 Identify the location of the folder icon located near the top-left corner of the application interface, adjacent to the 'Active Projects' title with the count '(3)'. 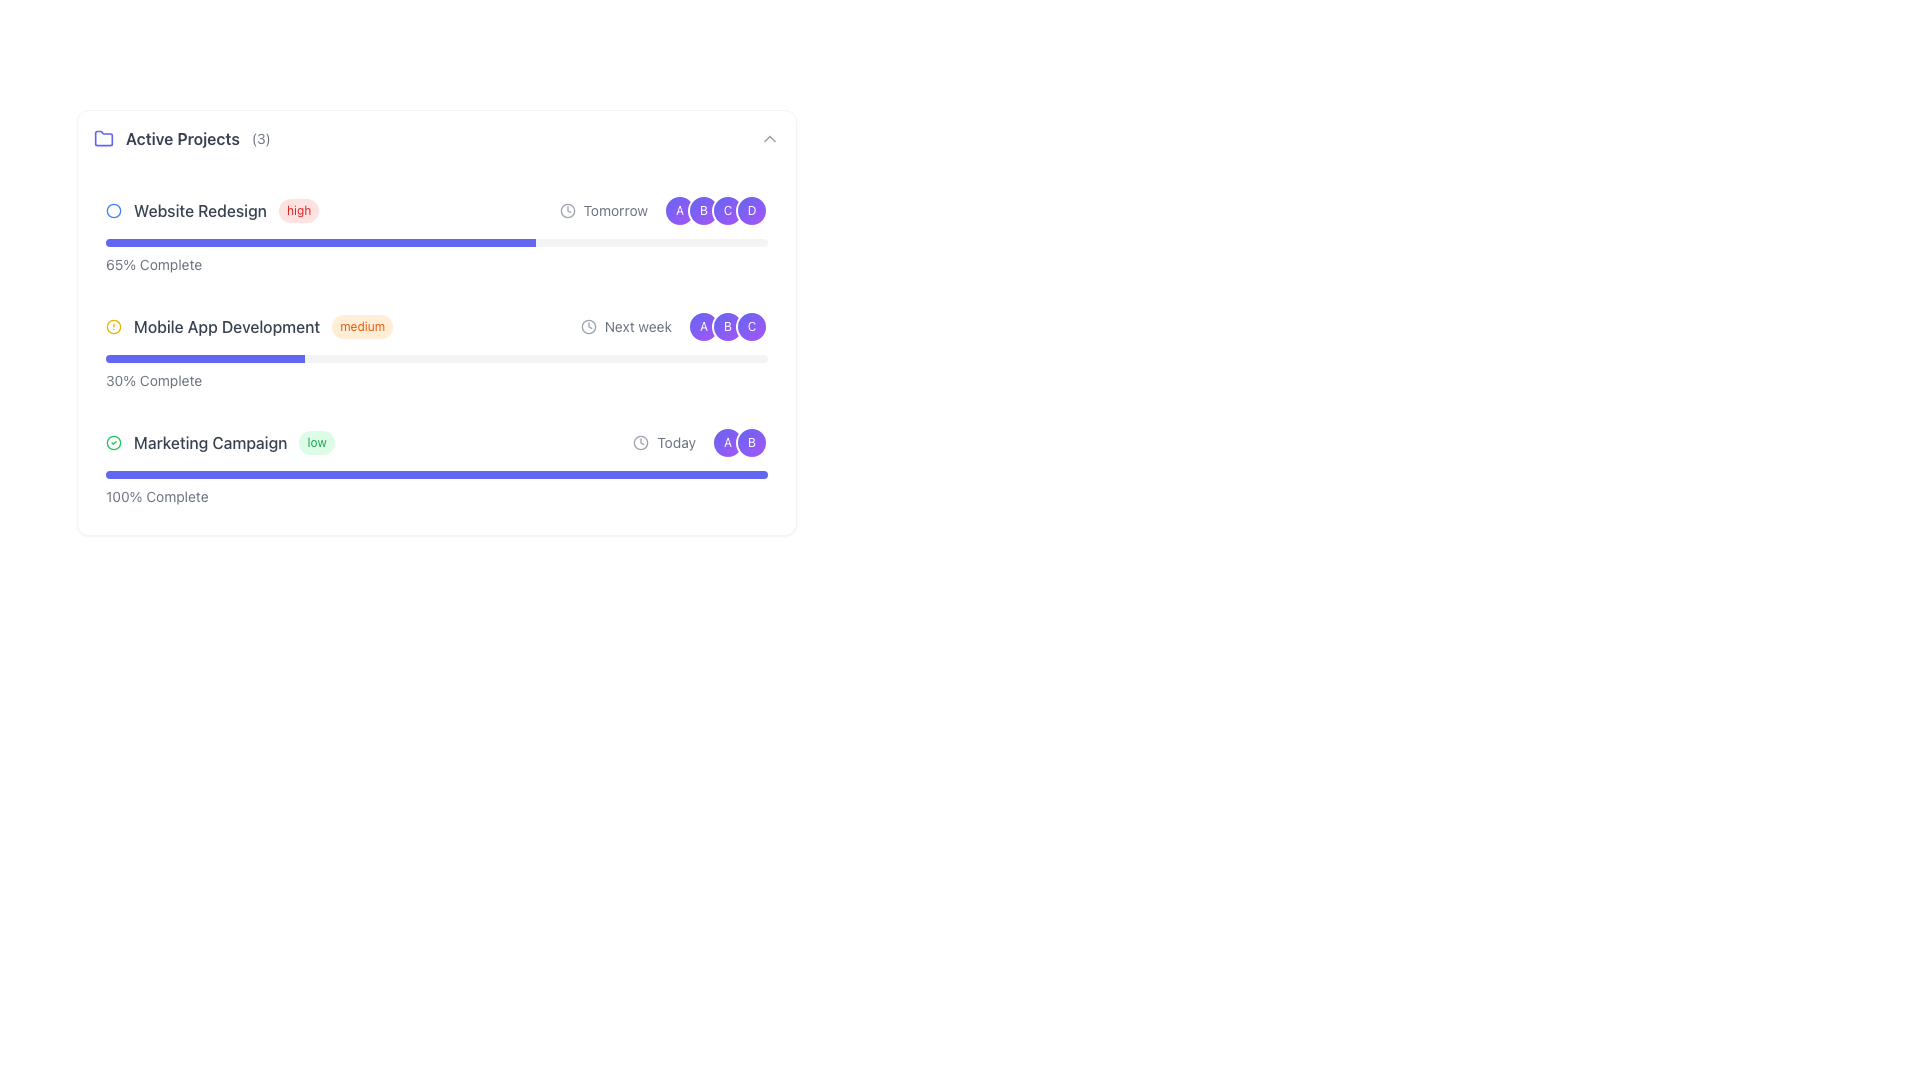
(103, 137).